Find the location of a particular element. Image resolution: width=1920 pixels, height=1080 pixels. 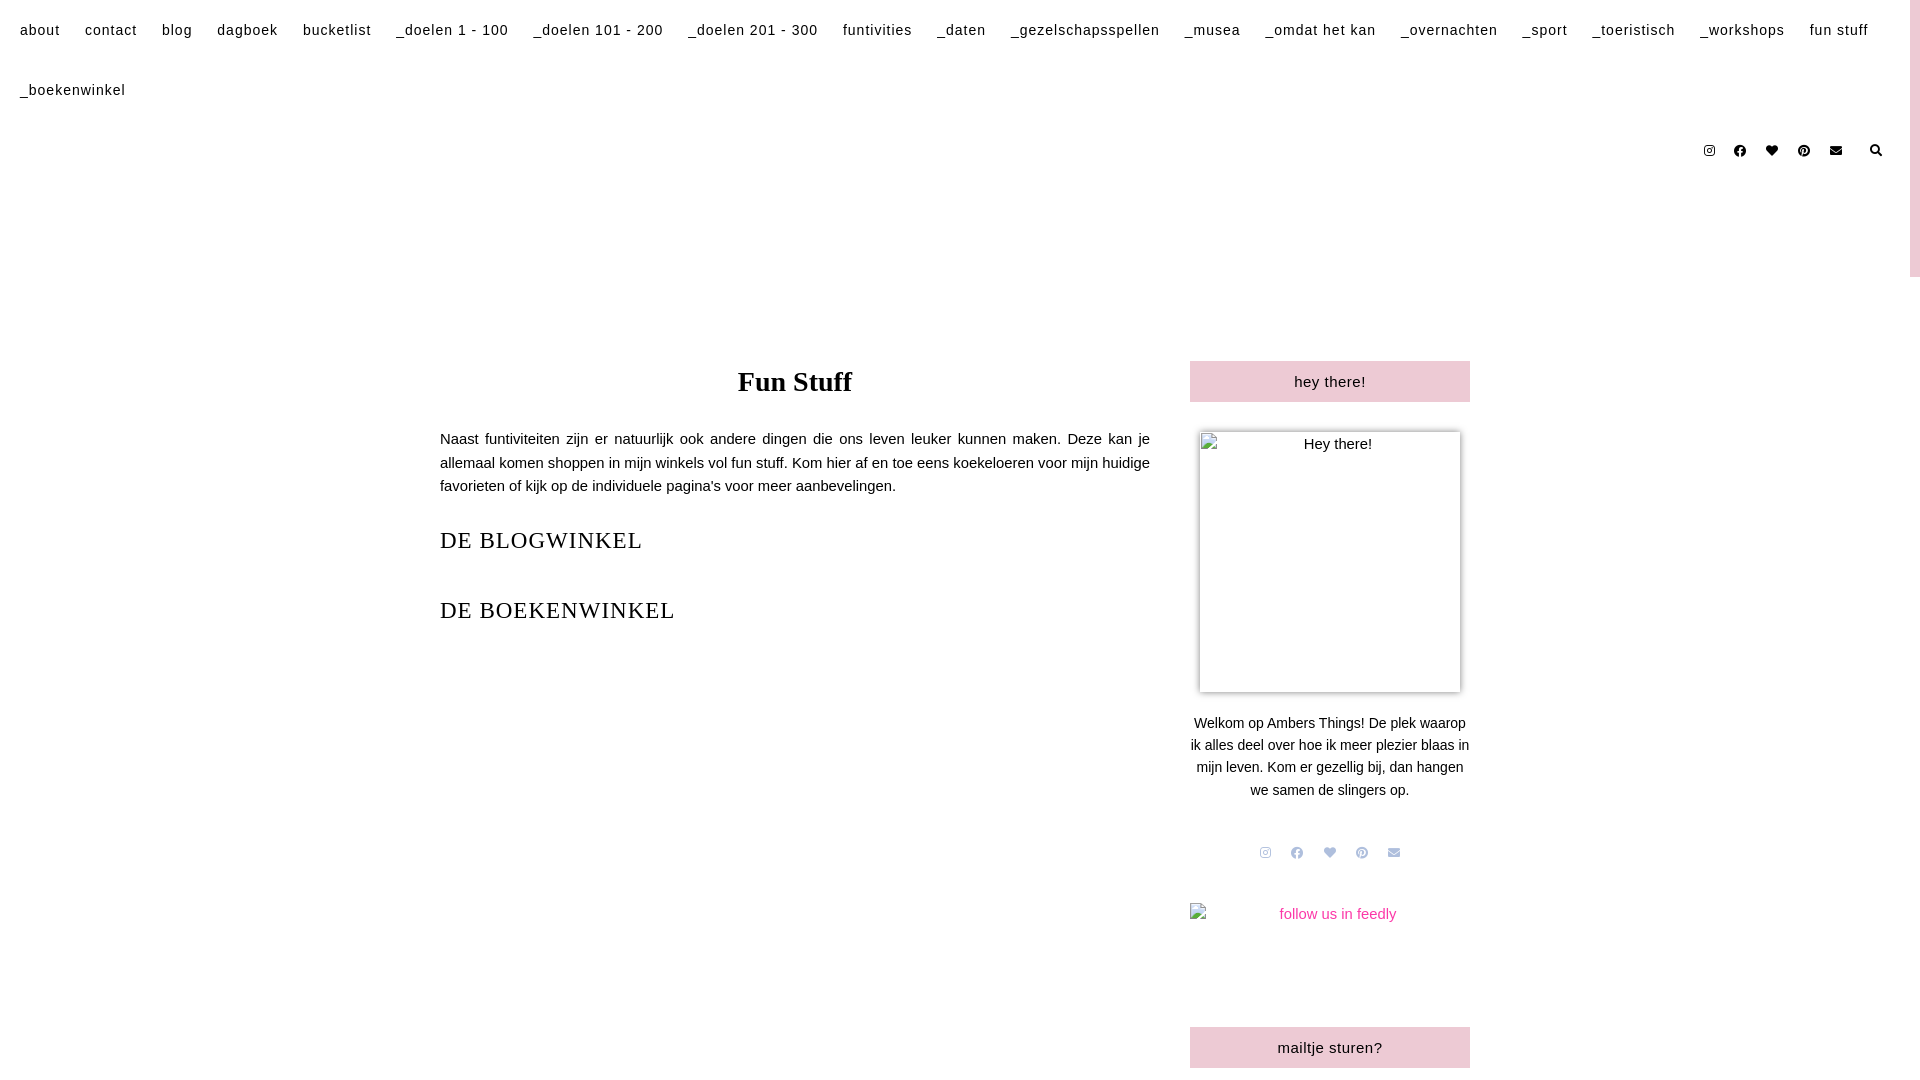

'_sport' is located at coordinates (1544, 30).